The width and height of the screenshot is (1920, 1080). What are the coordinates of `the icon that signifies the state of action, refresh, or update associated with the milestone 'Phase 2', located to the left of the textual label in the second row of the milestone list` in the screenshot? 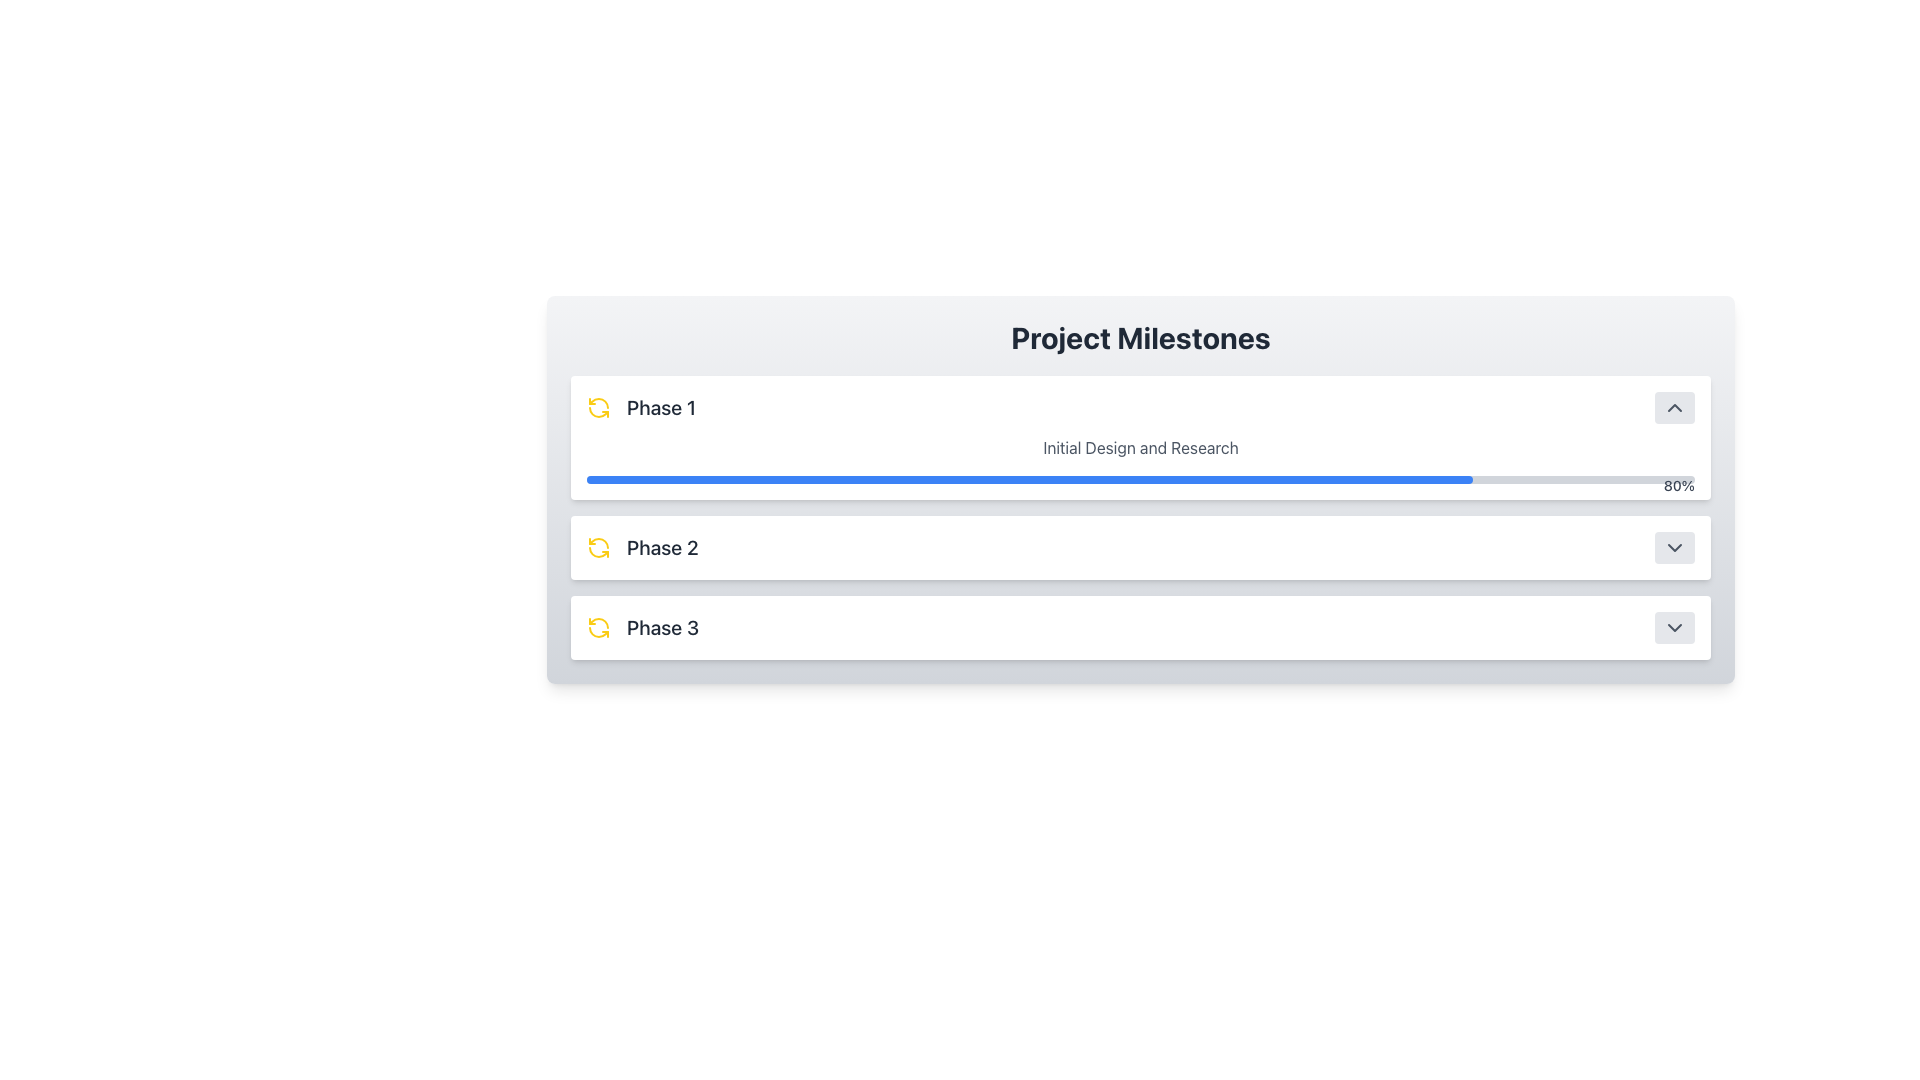 It's located at (598, 547).